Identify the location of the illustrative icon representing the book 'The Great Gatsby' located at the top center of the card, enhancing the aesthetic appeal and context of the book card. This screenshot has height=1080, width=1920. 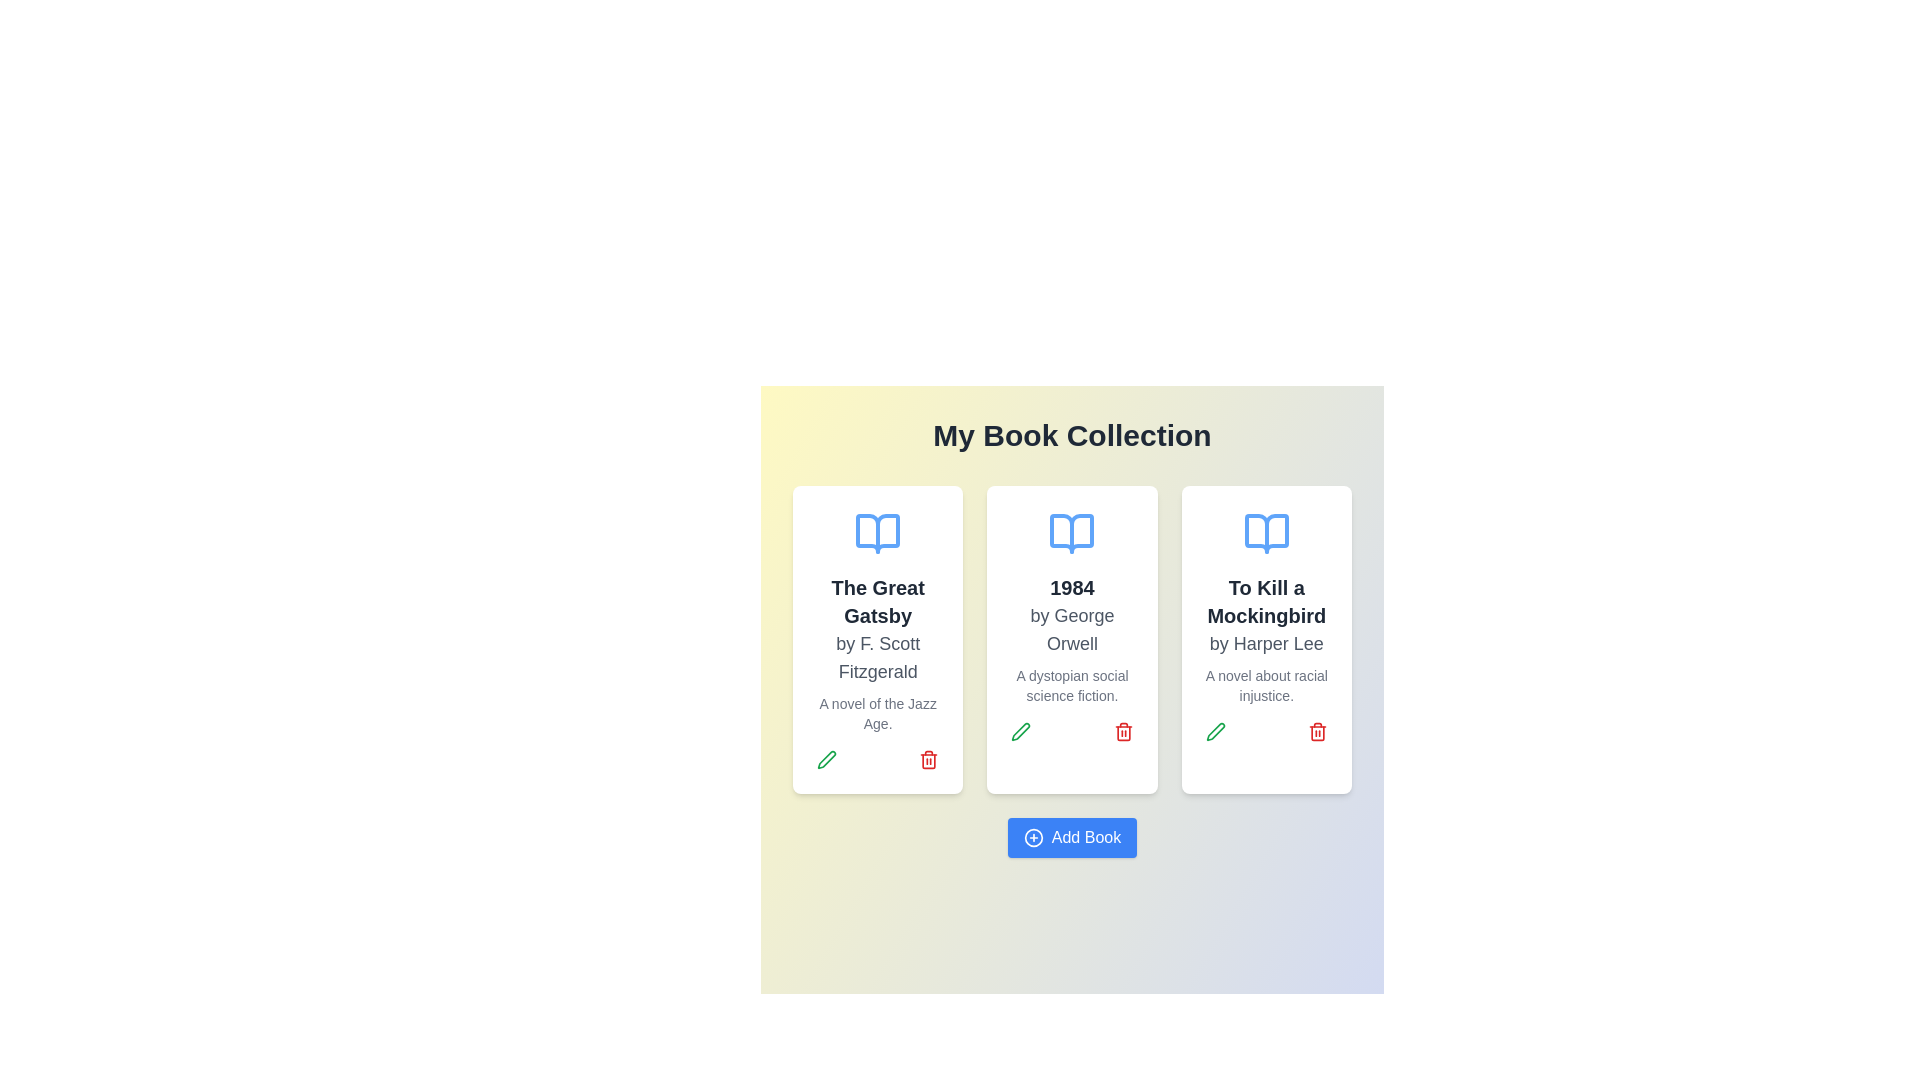
(878, 532).